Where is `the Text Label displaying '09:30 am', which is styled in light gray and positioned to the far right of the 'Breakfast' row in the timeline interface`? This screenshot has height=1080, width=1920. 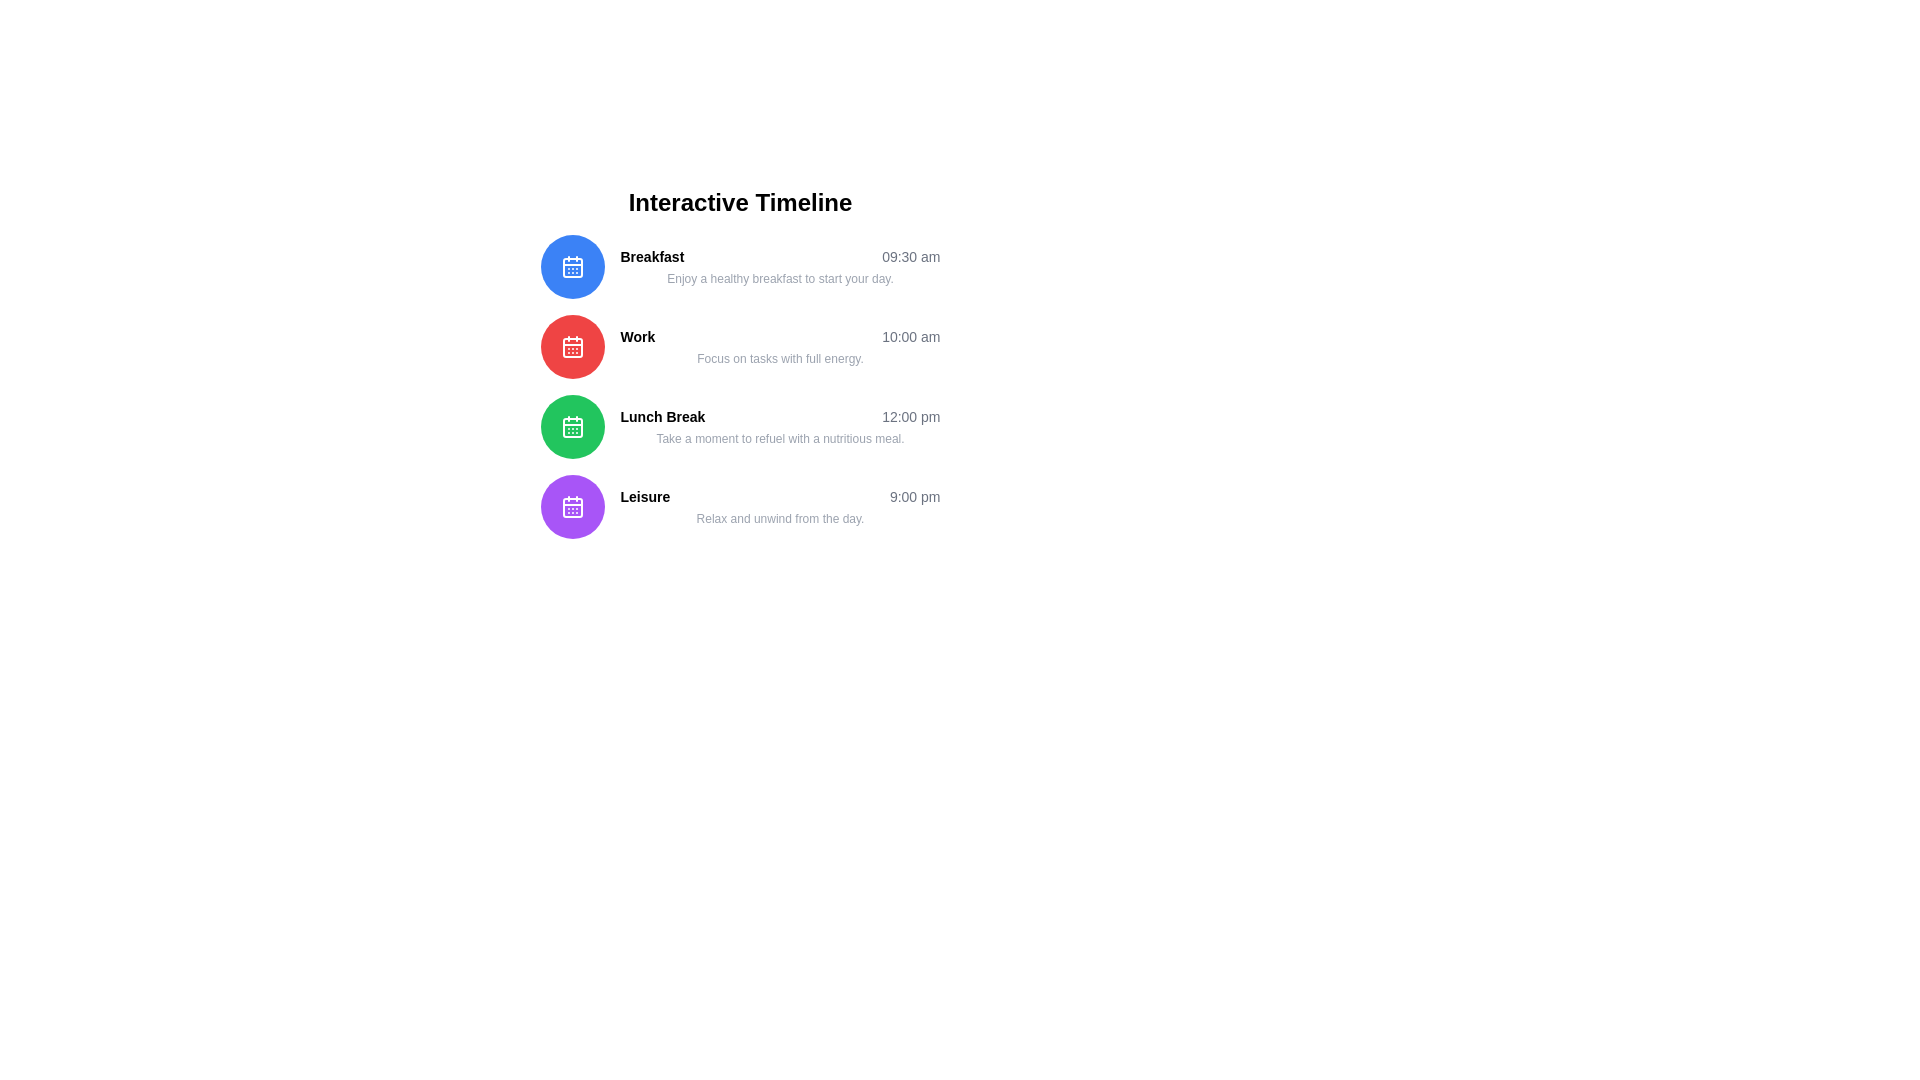
the Text Label displaying '09:30 am', which is styled in light gray and positioned to the far right of the 'Breakfast' row in the timeline interface is located at coordinates (910, 256).